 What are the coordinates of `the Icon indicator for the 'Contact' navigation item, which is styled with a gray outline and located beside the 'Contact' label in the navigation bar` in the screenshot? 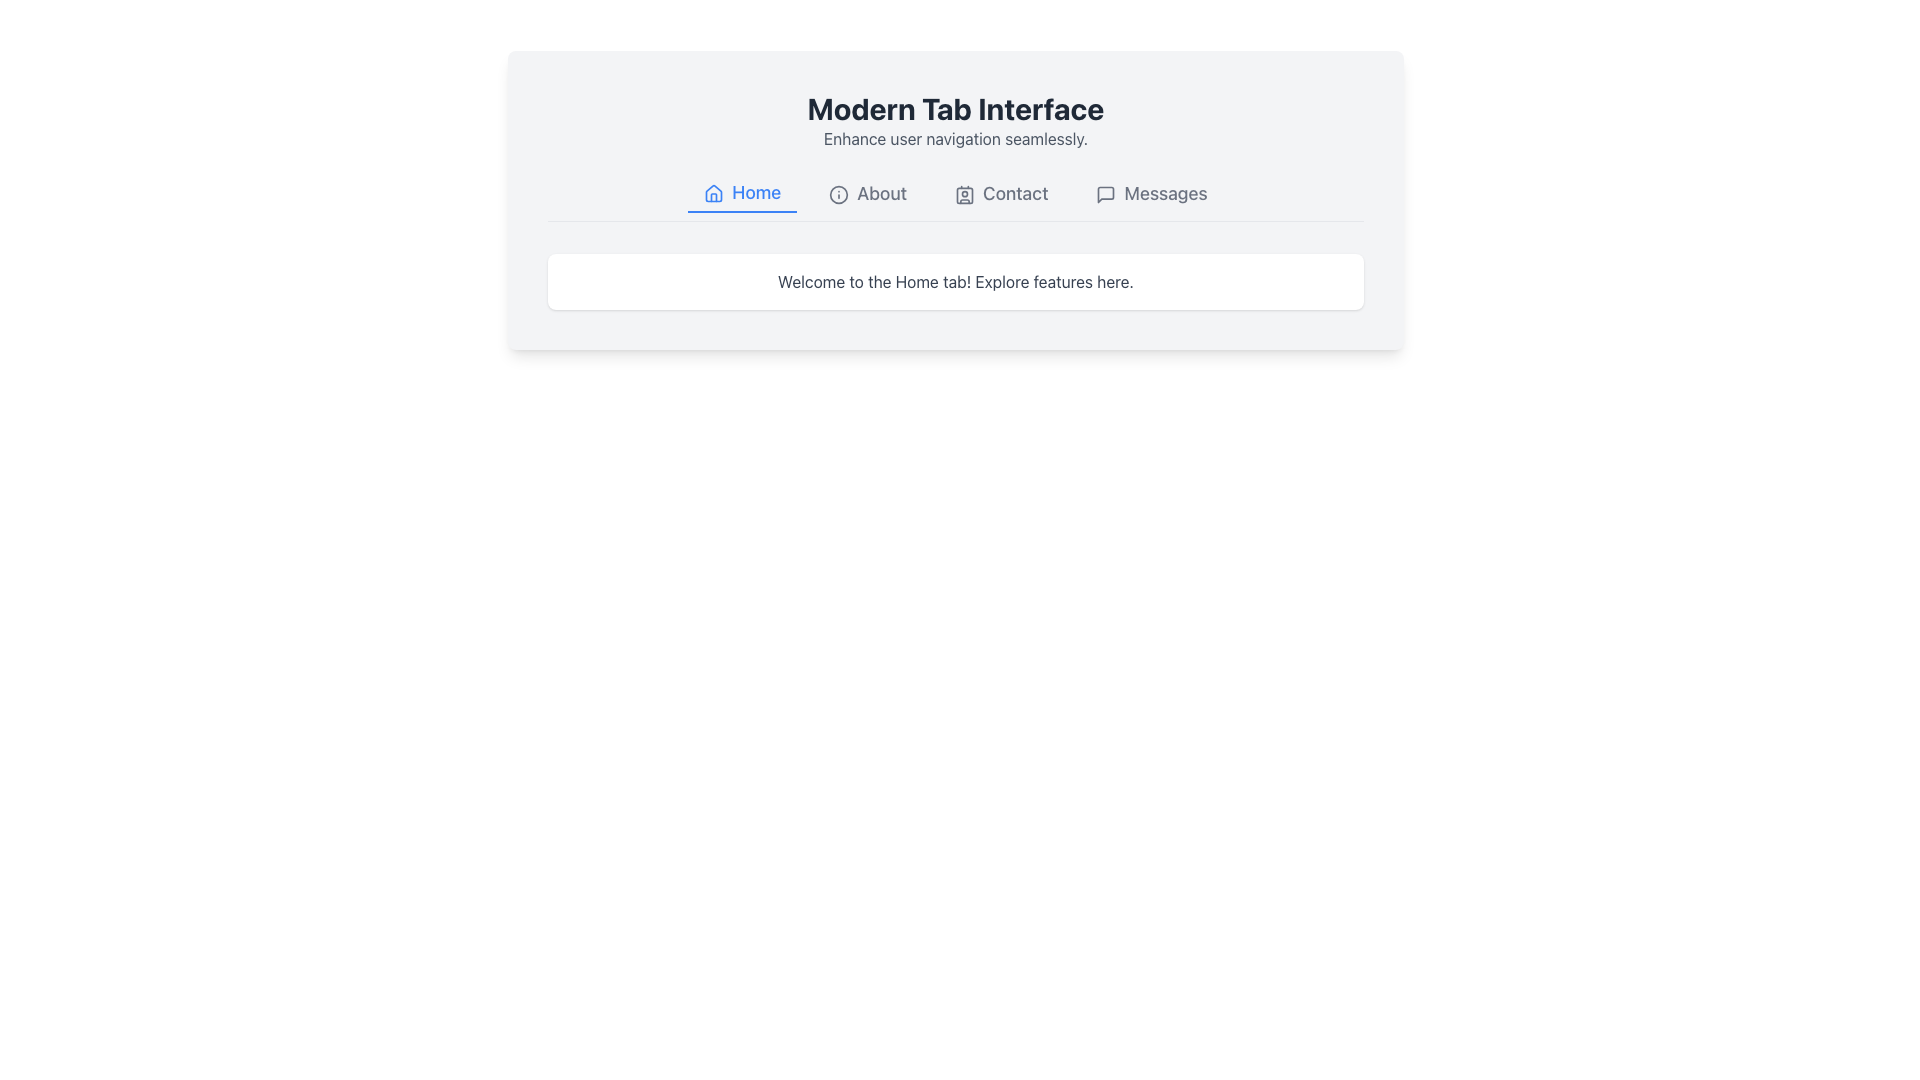 It's located at (964, 195).